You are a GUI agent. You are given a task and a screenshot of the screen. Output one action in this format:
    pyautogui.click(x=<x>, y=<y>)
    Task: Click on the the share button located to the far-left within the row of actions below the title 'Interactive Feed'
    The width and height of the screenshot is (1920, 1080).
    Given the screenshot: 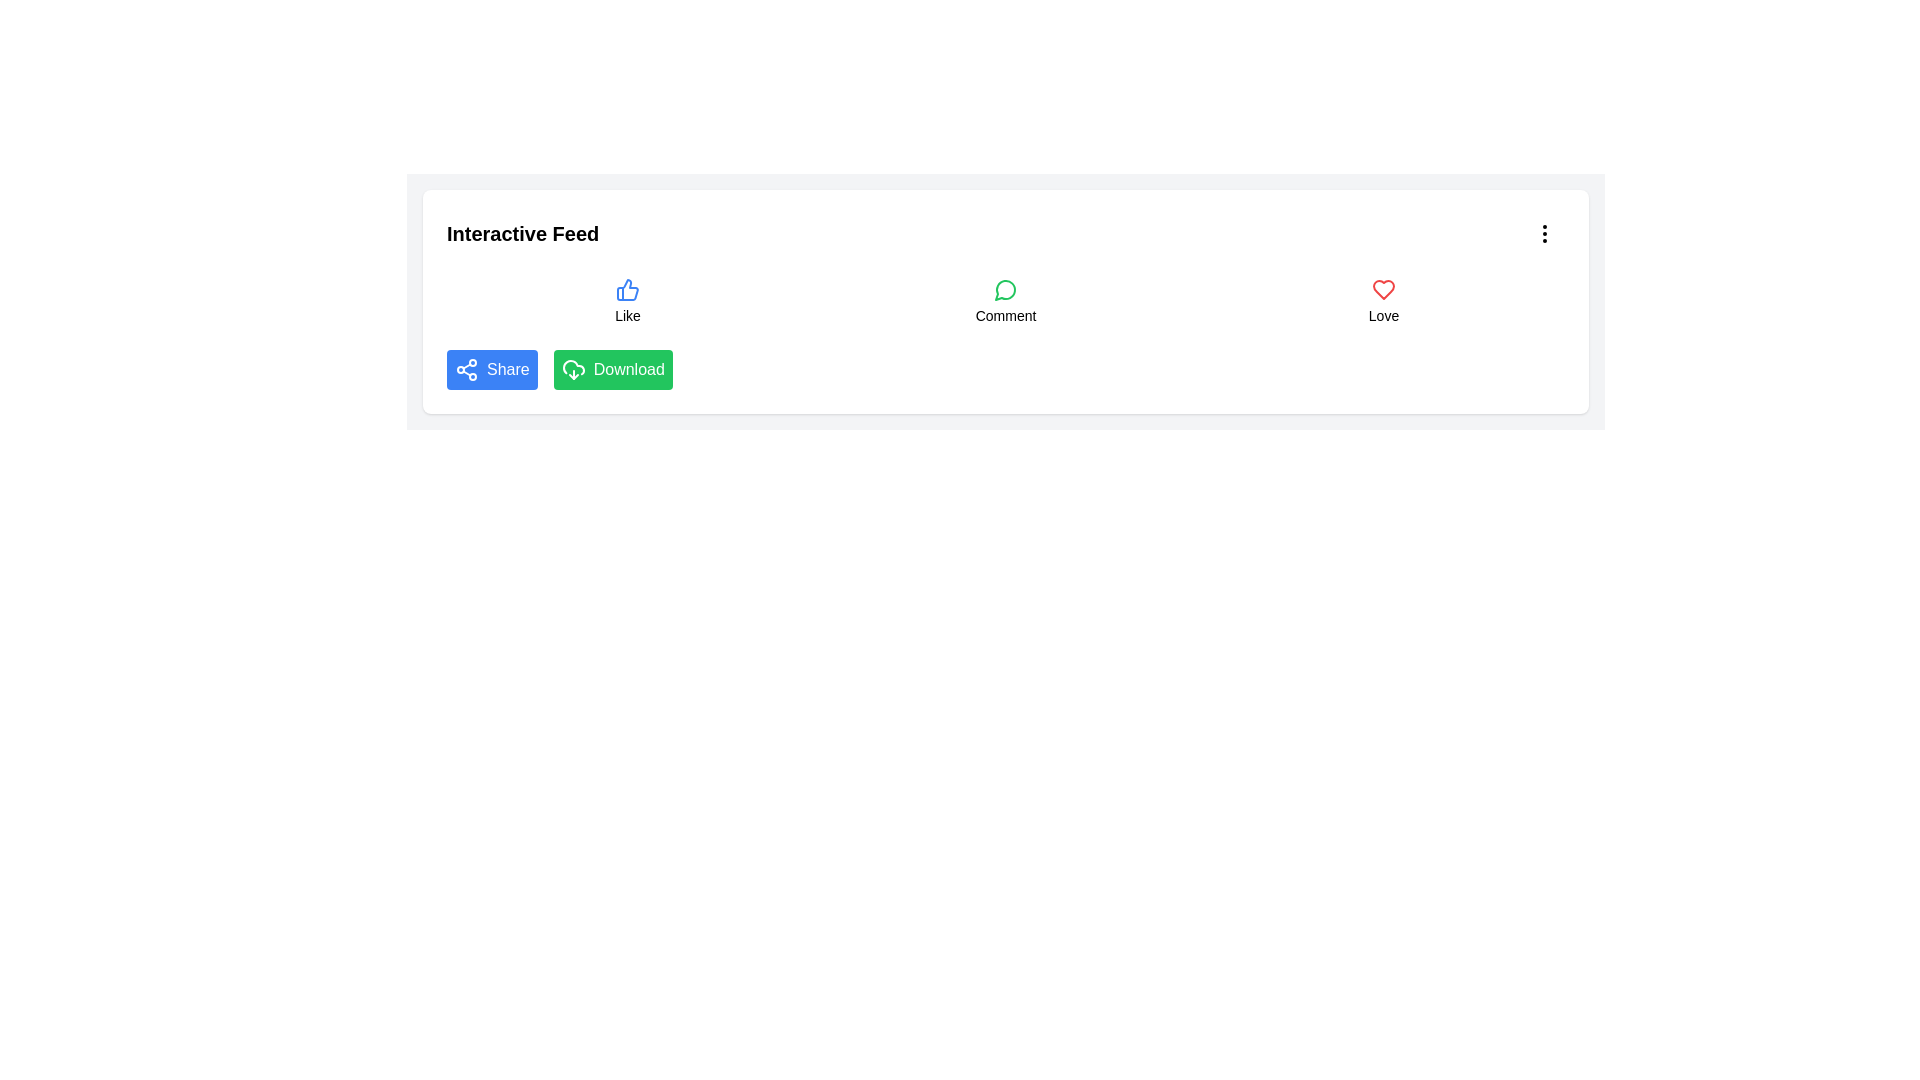 What is the action you would take?
    pyautogui.click(x=492, y=370)
    